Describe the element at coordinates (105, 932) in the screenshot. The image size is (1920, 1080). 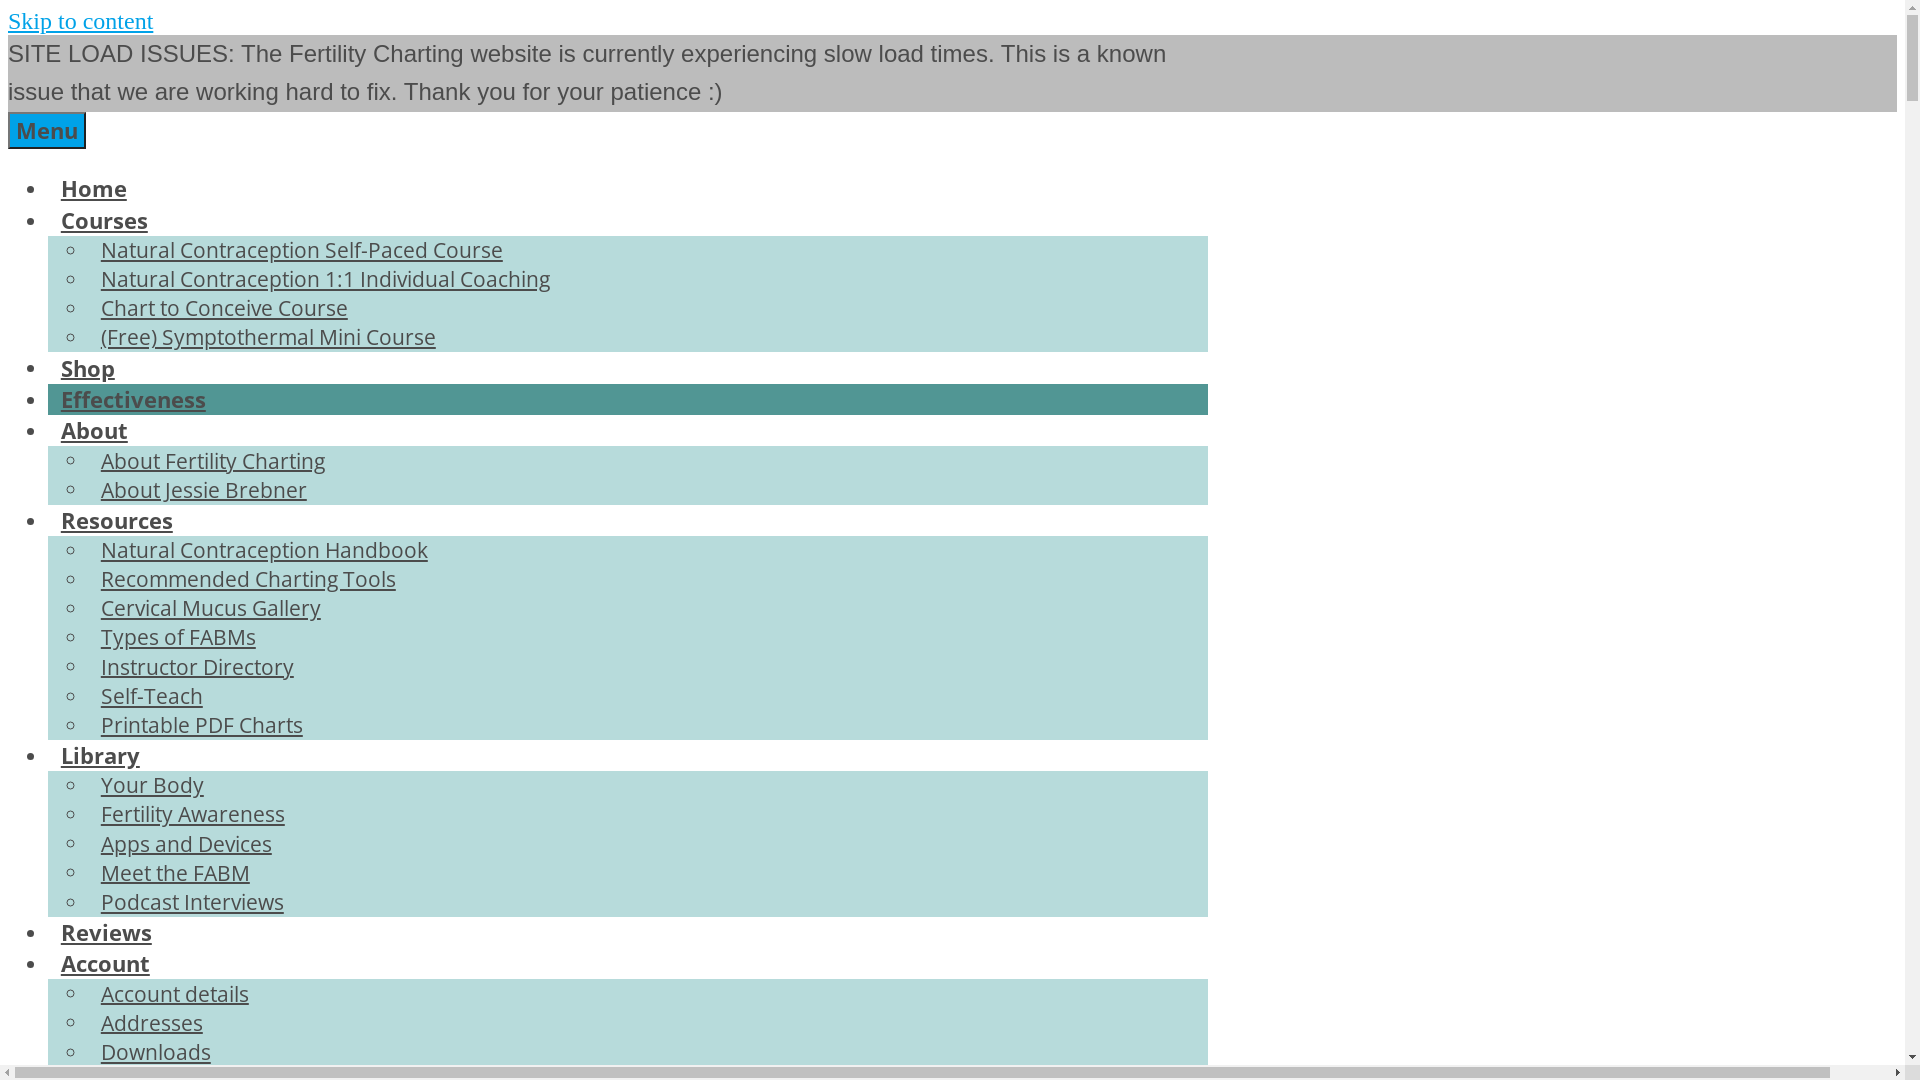
I see `'Reviews'` at that location.